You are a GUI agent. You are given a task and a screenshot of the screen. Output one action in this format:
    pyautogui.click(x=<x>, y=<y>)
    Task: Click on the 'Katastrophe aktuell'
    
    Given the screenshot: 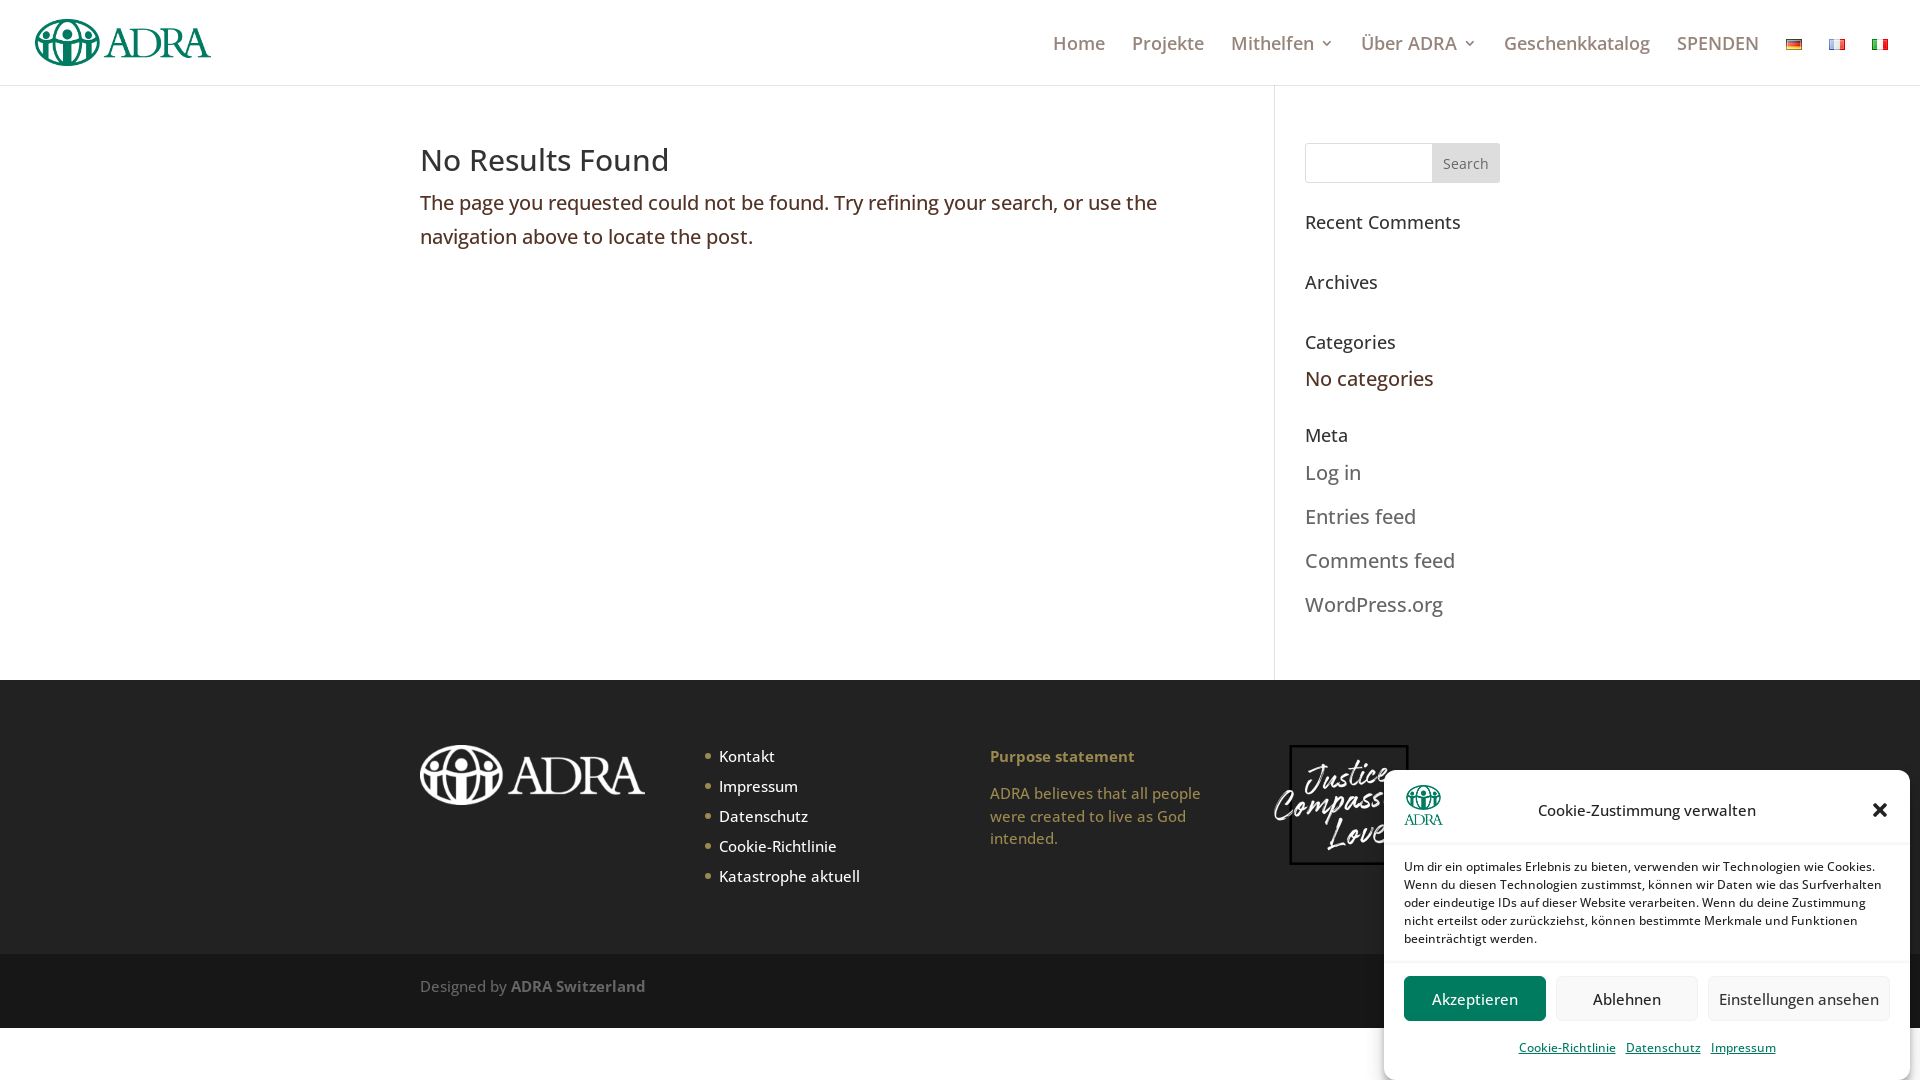 What is the action you would take?
    pyautogui.click(x=788, y=874)
    